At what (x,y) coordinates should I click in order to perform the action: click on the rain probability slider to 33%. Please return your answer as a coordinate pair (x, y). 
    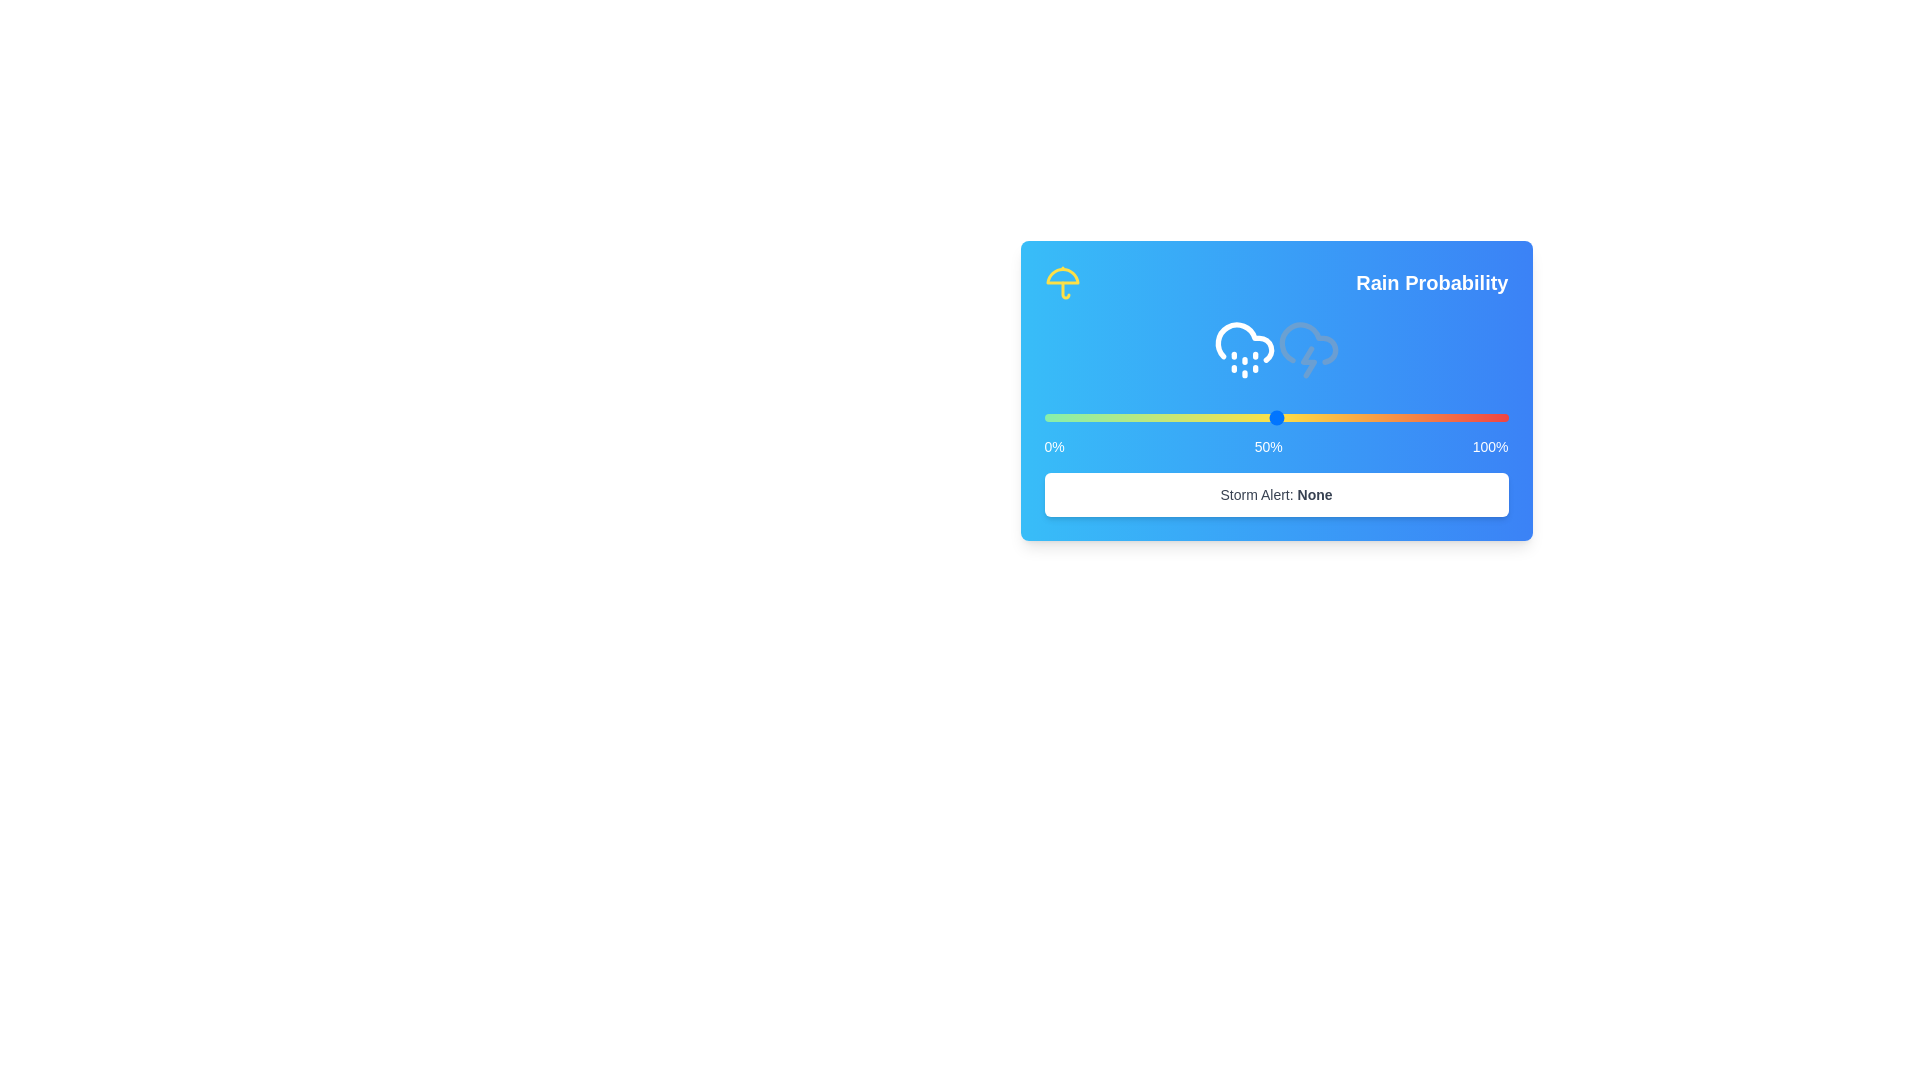
    Looking at the image, I should click on (1197, 416).